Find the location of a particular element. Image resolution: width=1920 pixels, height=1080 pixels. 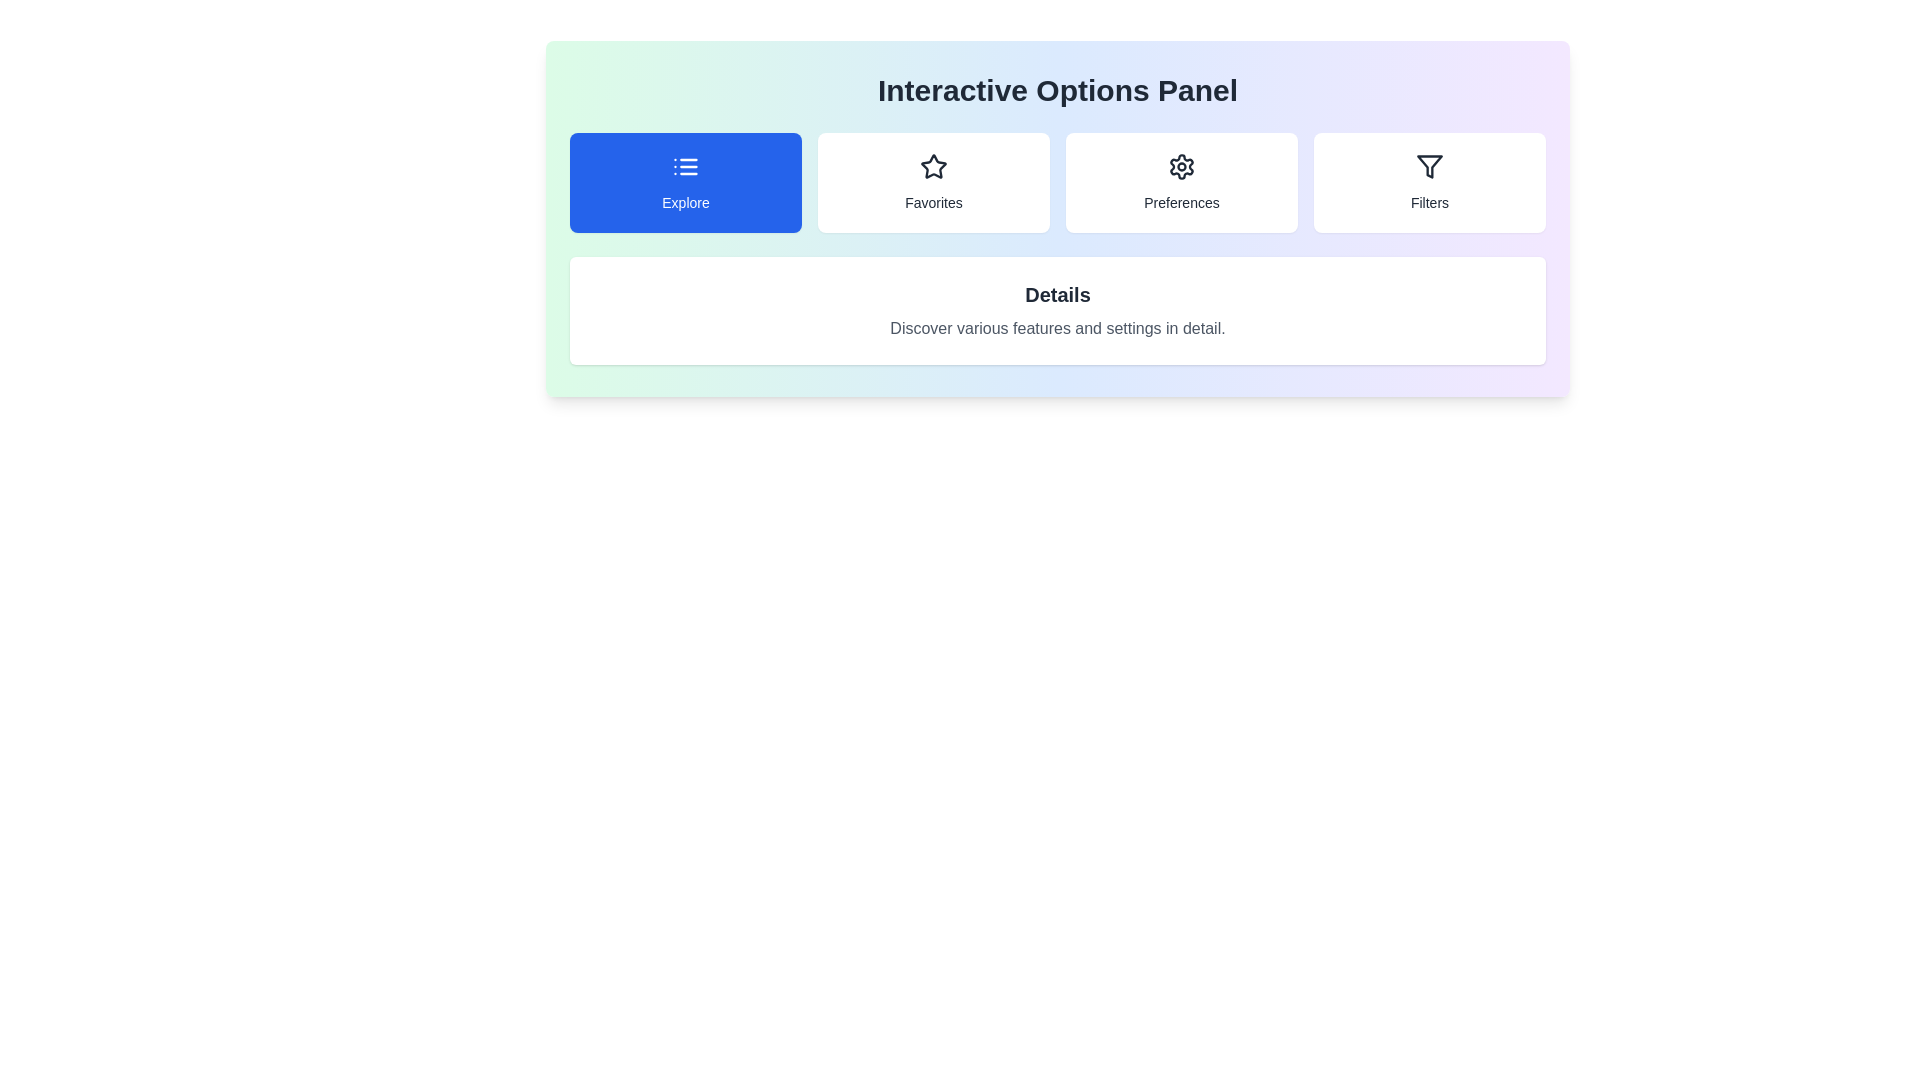

the cogwheel-shaped SVG icon, which is the third option in a group of four icons at the top-center of the interface is located at coordinates (1181, 165).